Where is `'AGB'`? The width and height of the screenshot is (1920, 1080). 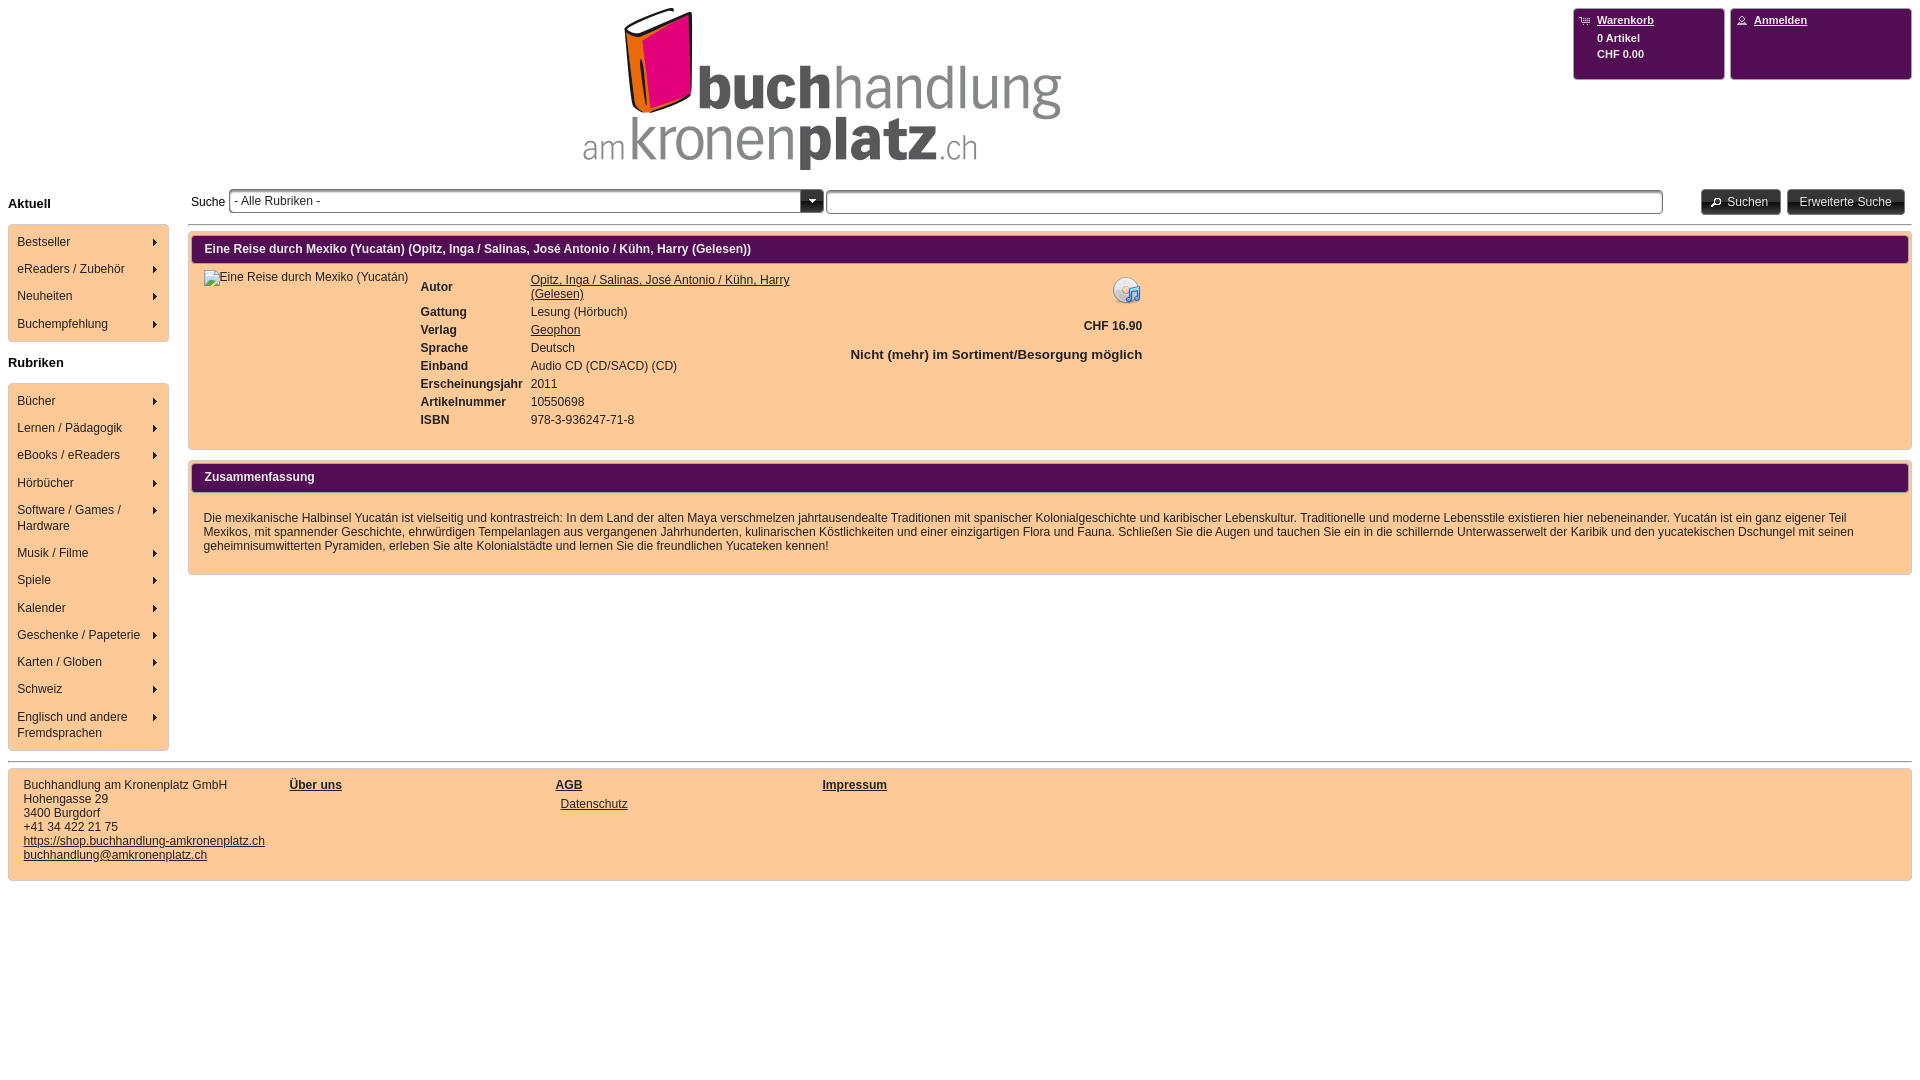
'AGB' is located at coordinates (568, 784).